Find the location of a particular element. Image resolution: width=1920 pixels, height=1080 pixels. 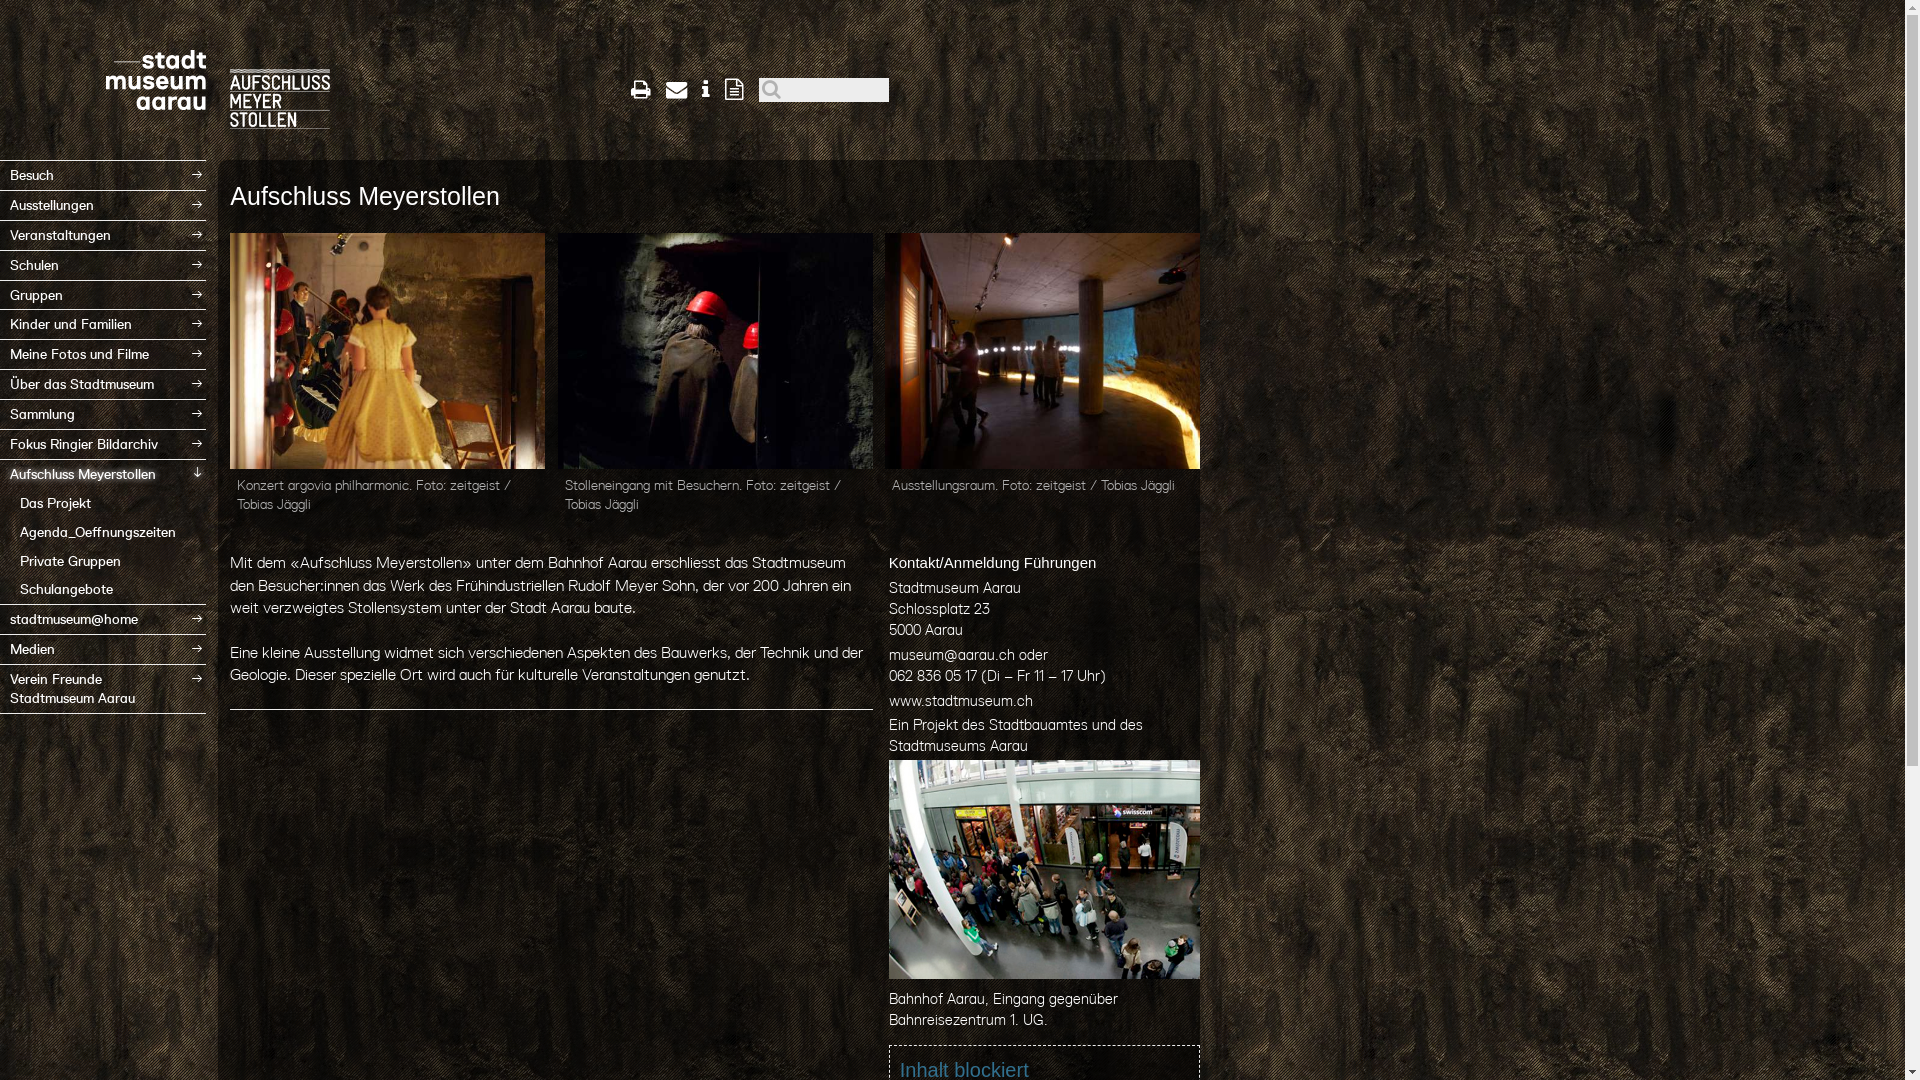

'Gruppen' is located at coordinates (101, 295).